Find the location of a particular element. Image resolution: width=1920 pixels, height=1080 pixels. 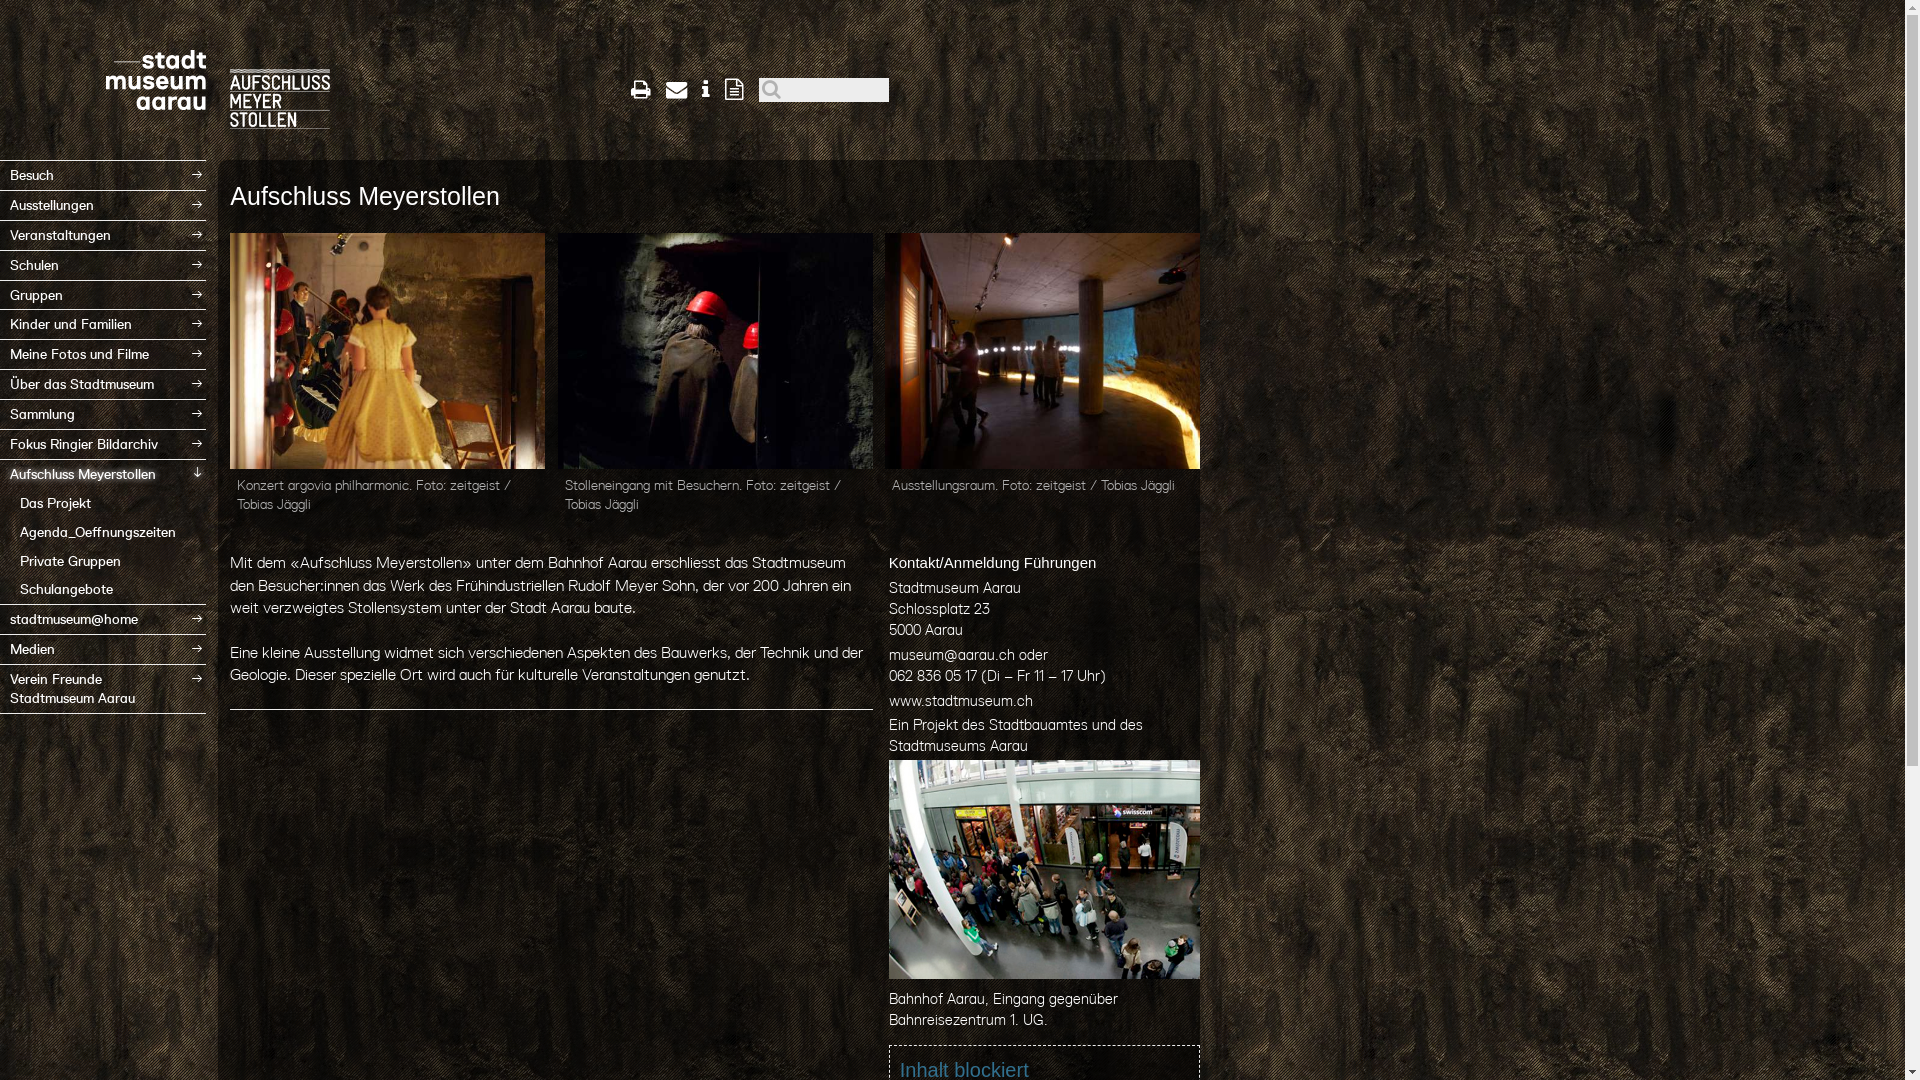

'Gruppen' is located at coordinates (101, 295).